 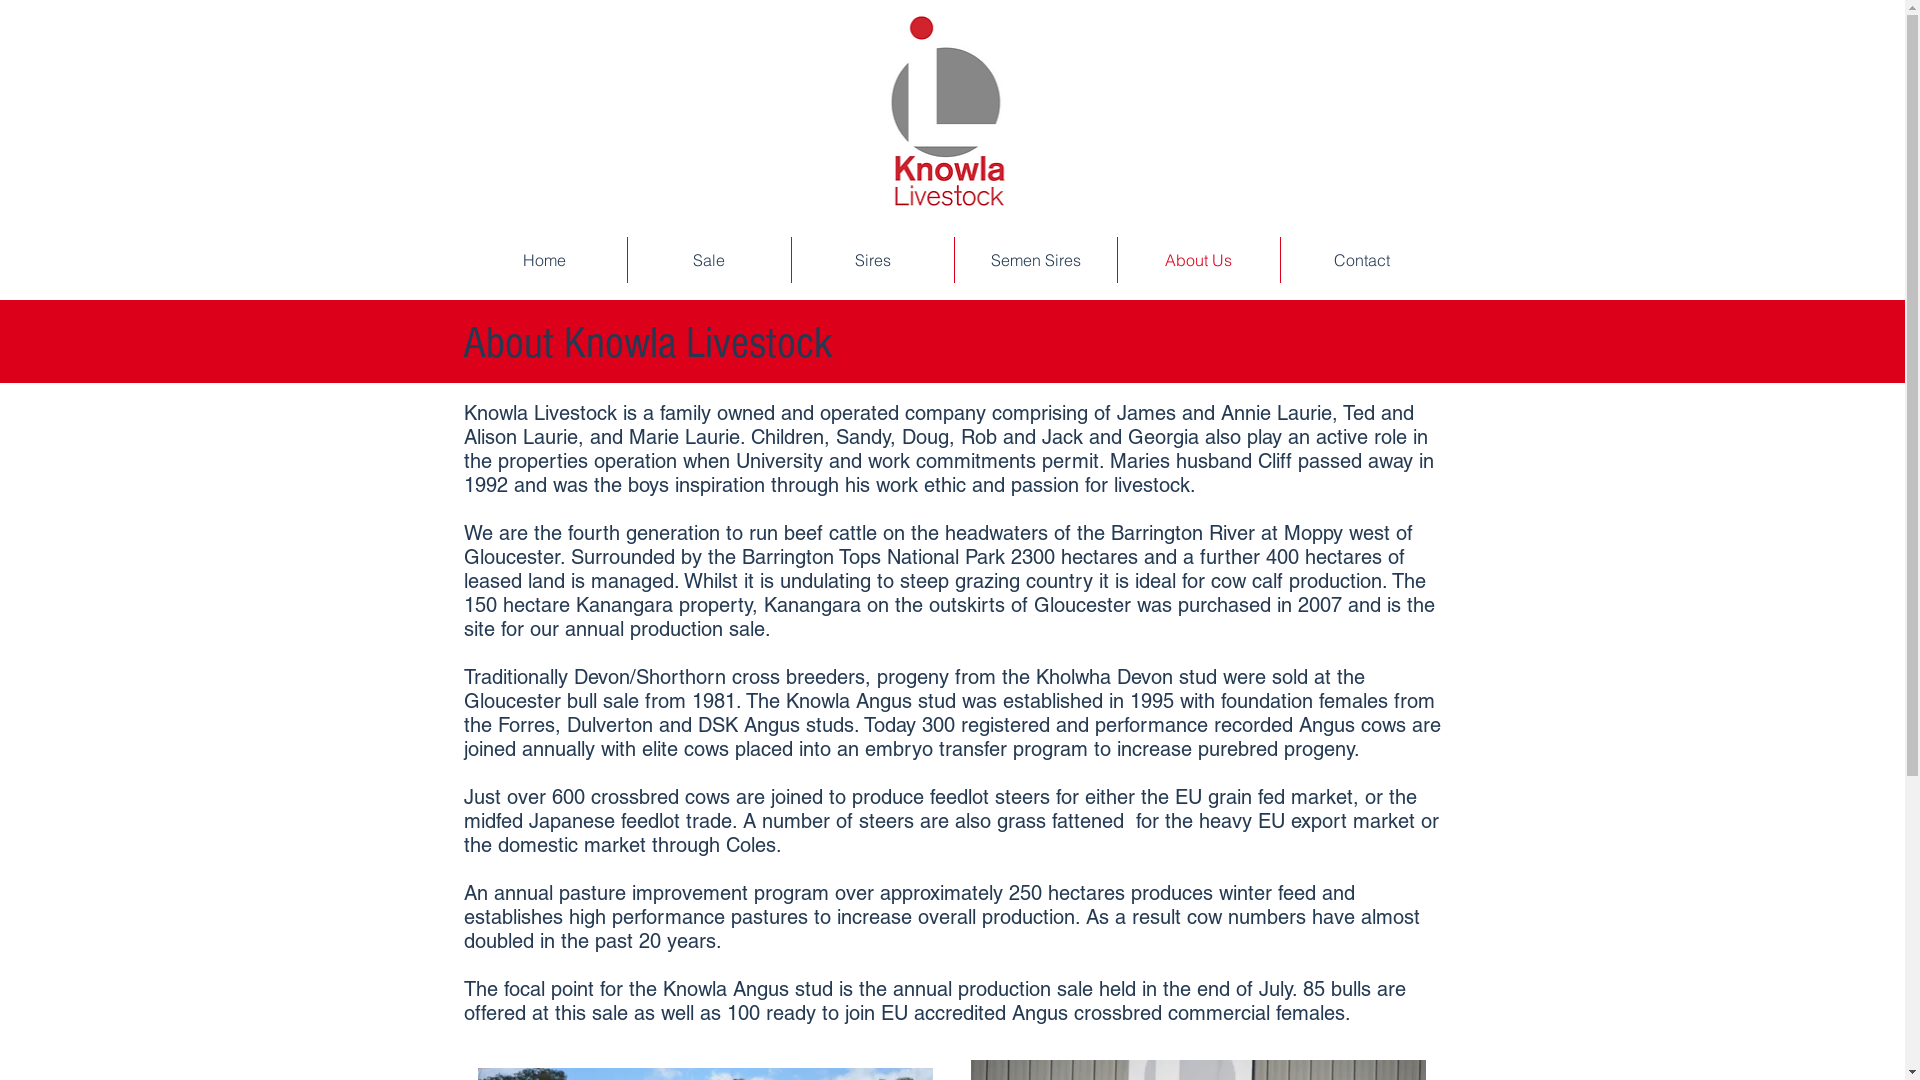 What do you see at coordinates (1360, 258) in the screenshot?
I see `'Contact'` at bounding box center [1360, 258].